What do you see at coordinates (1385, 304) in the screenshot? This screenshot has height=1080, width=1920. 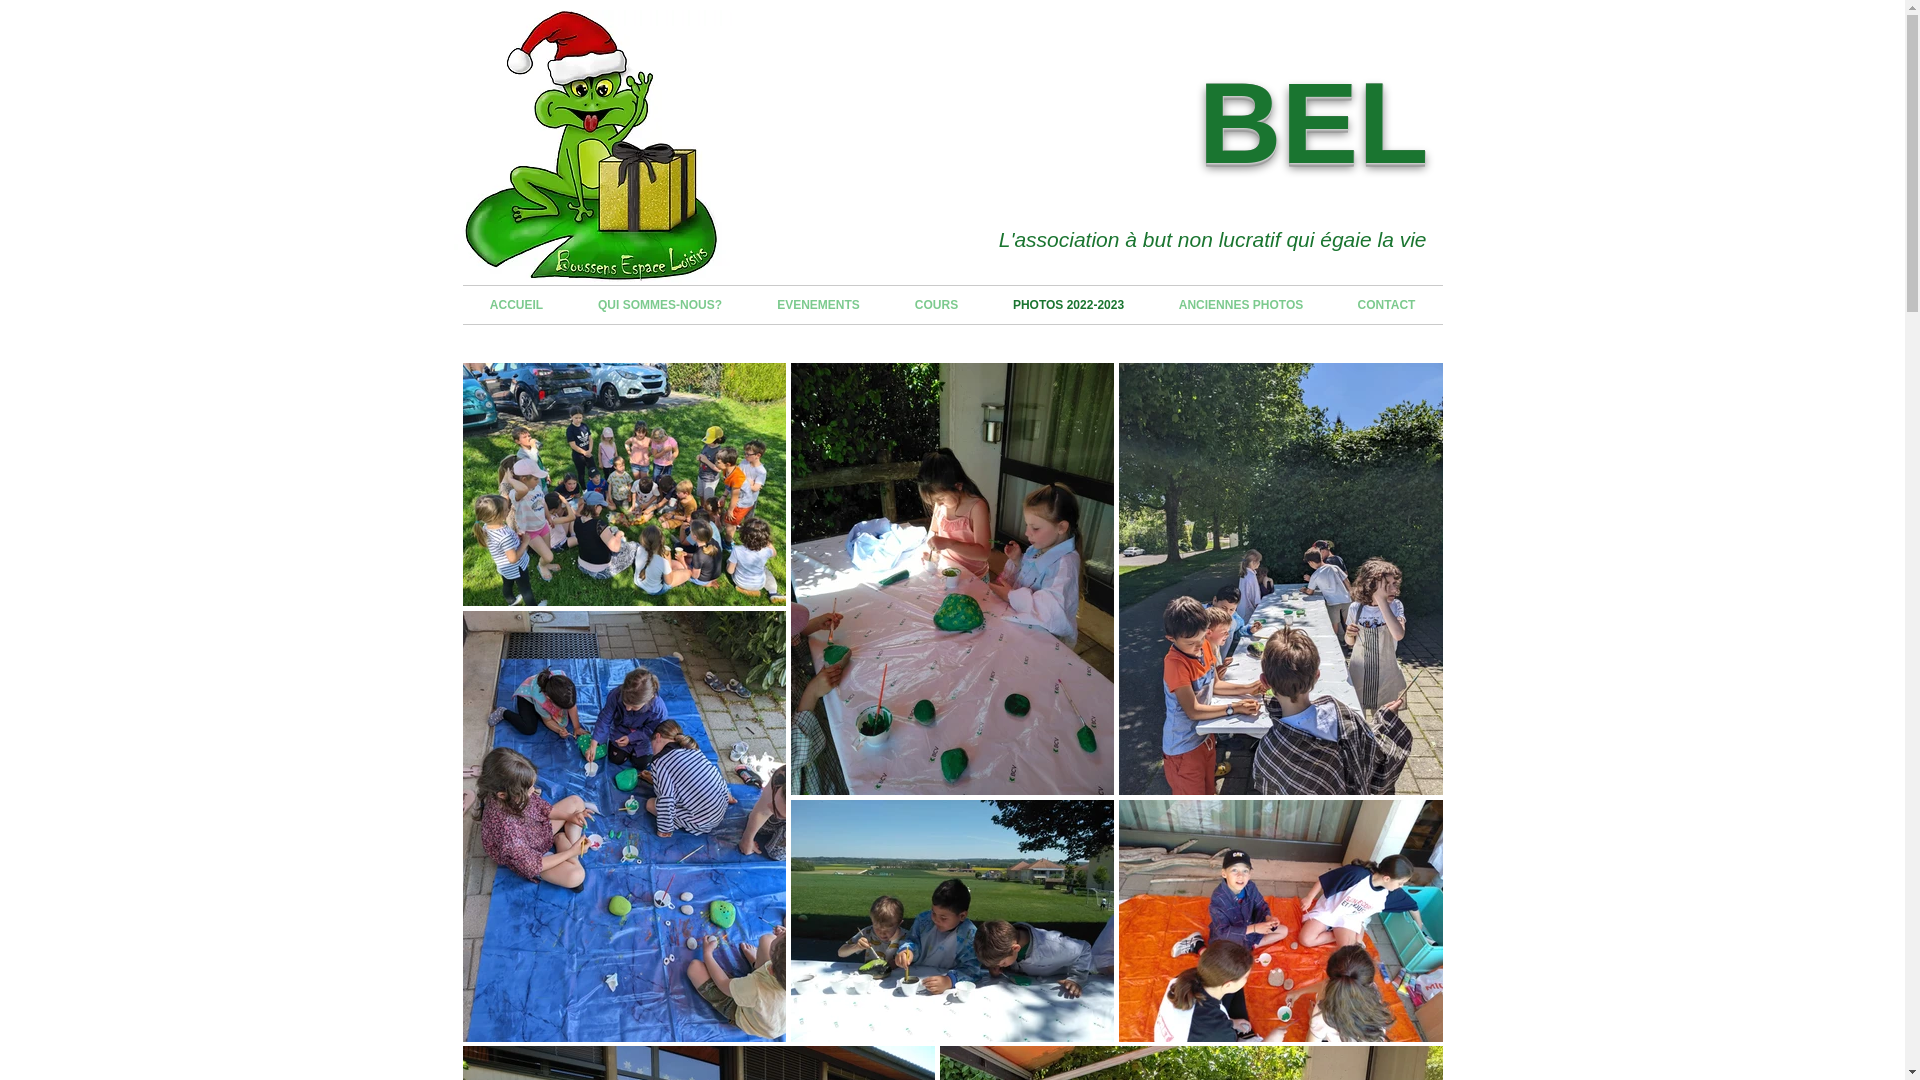 I see `'CONTACT'` at bounding box center [1385, 304].